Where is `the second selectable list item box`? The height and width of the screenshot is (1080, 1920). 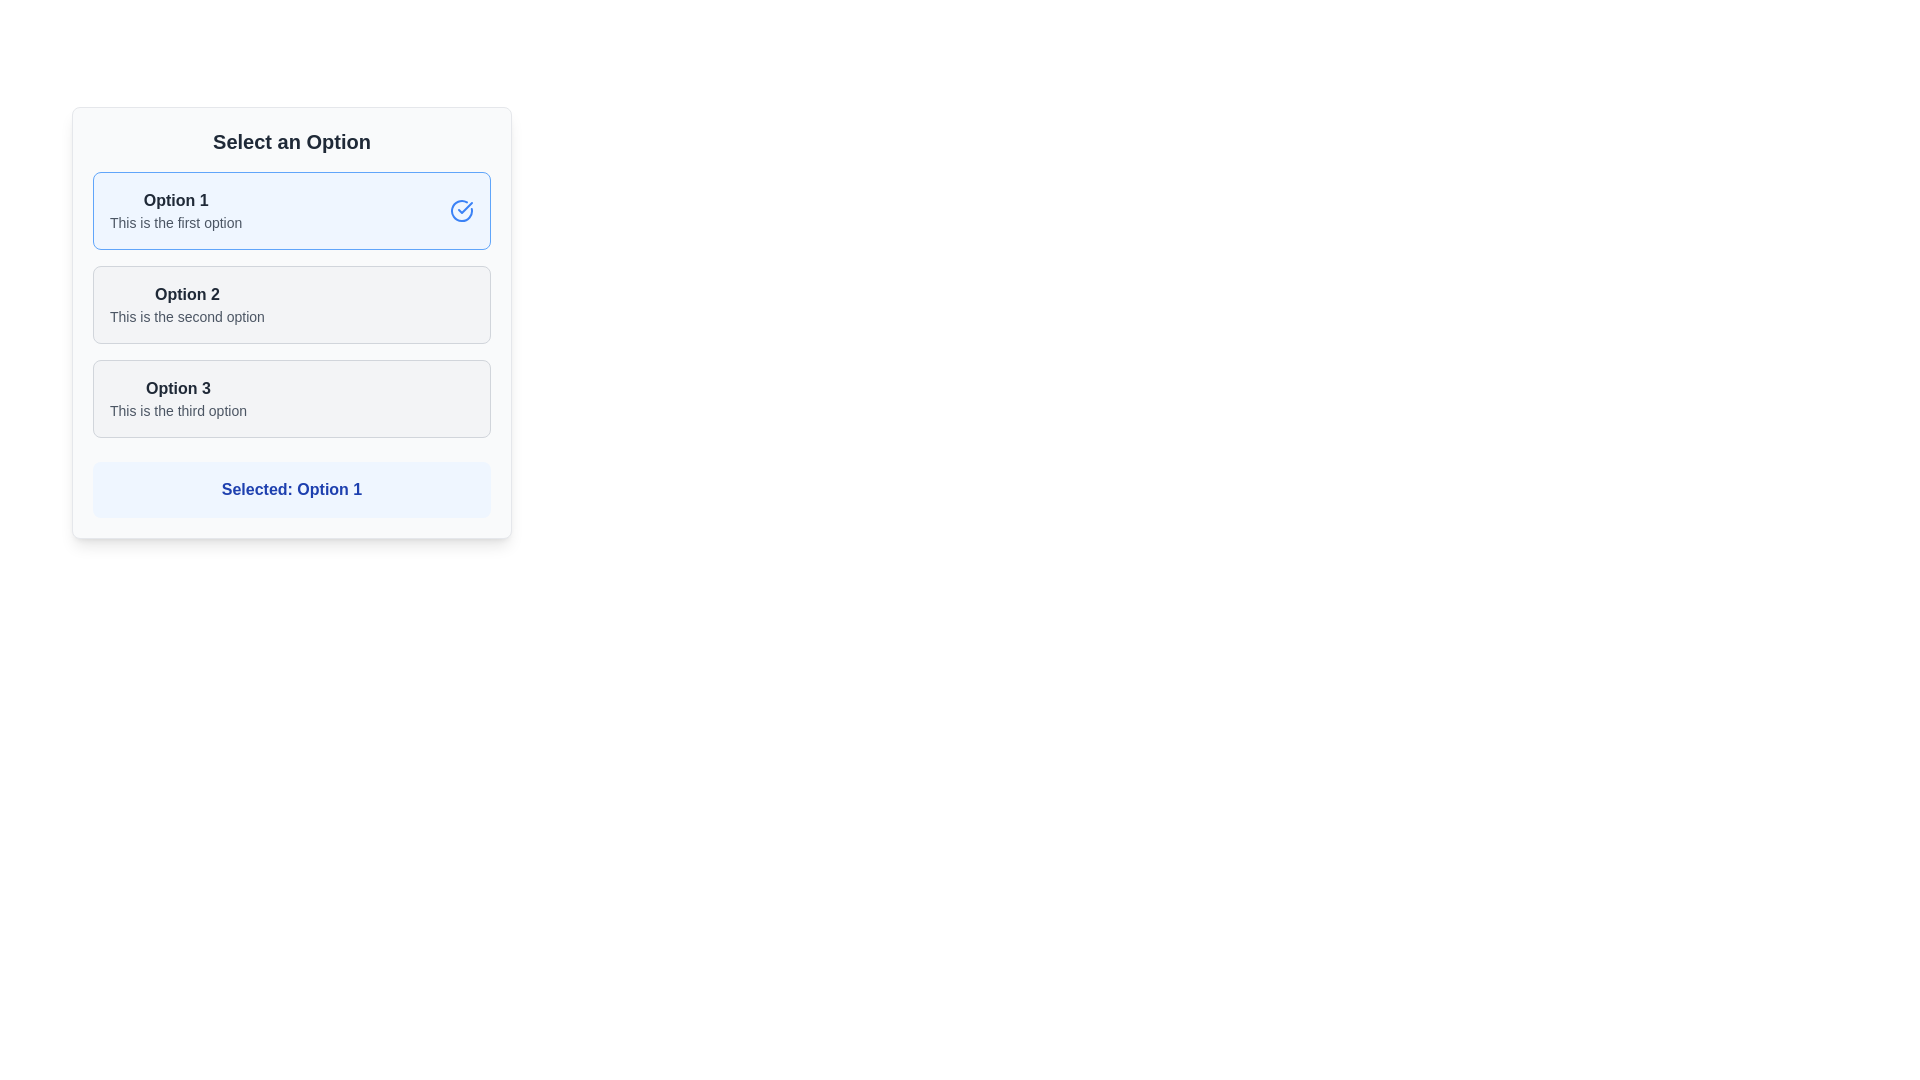 the second selectable list item box is located at coordinates (291, 322).